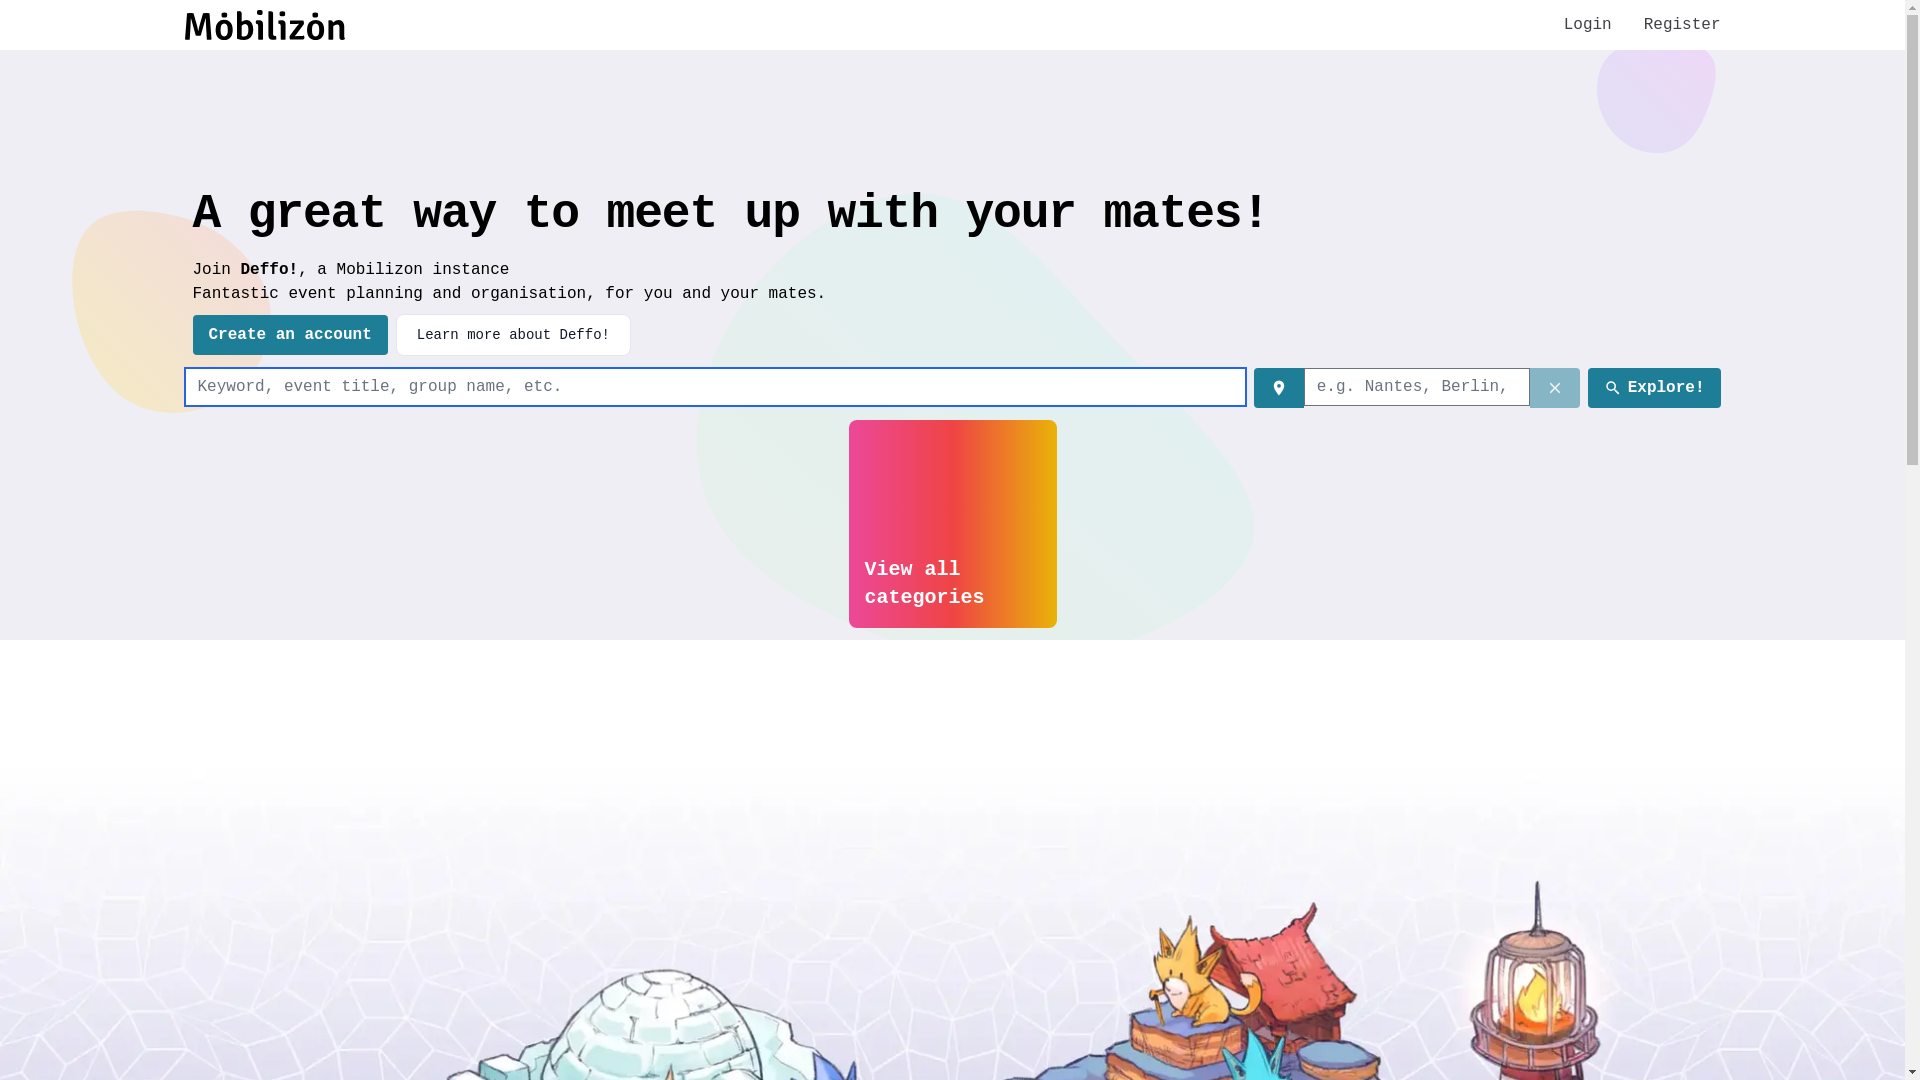 This screenshot has width=1920, height=1080. What do you see at coordinates (1681, 24) in the screenshot?
I see `'Register'` at bounding box center [1681, 24].